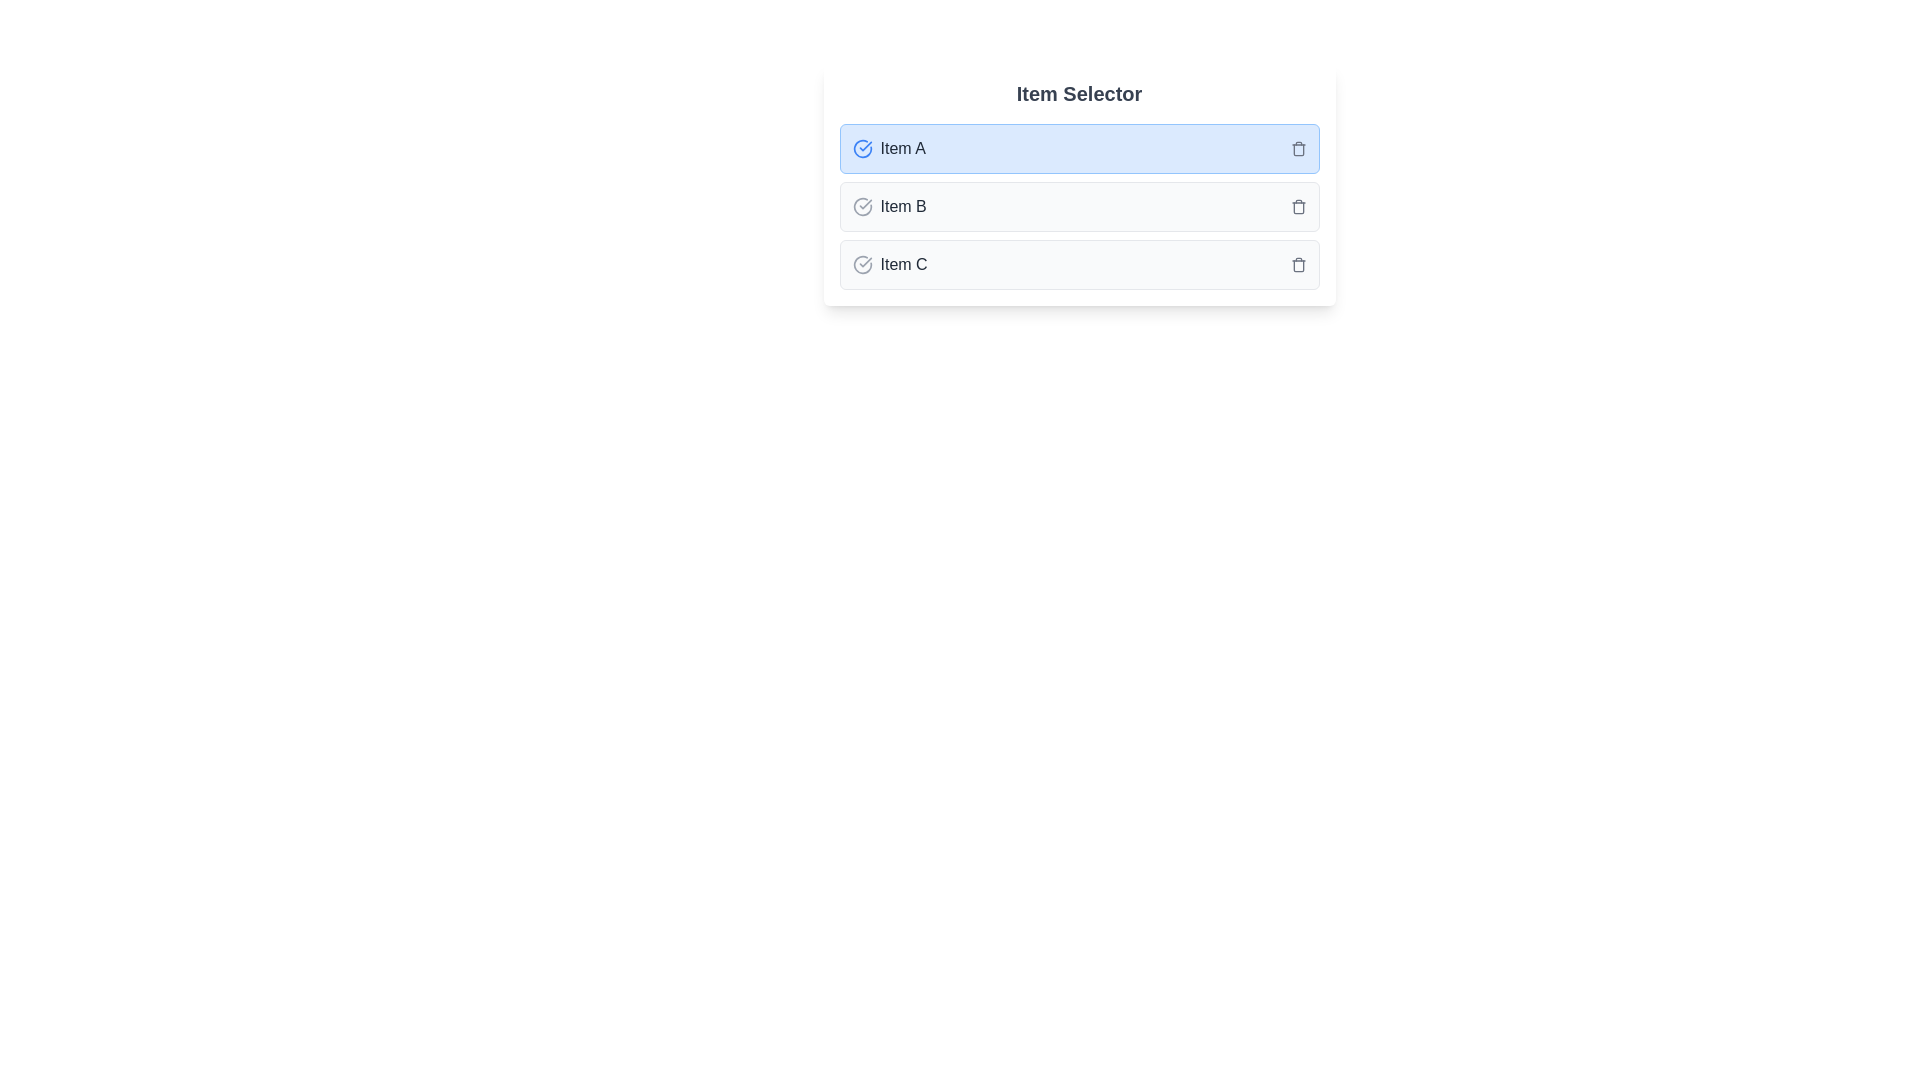  I want to click on text label 'Item A' which is bold and highlighted, positioned next to a blue checkmark icon indicating a selected state, so click(888, 148).